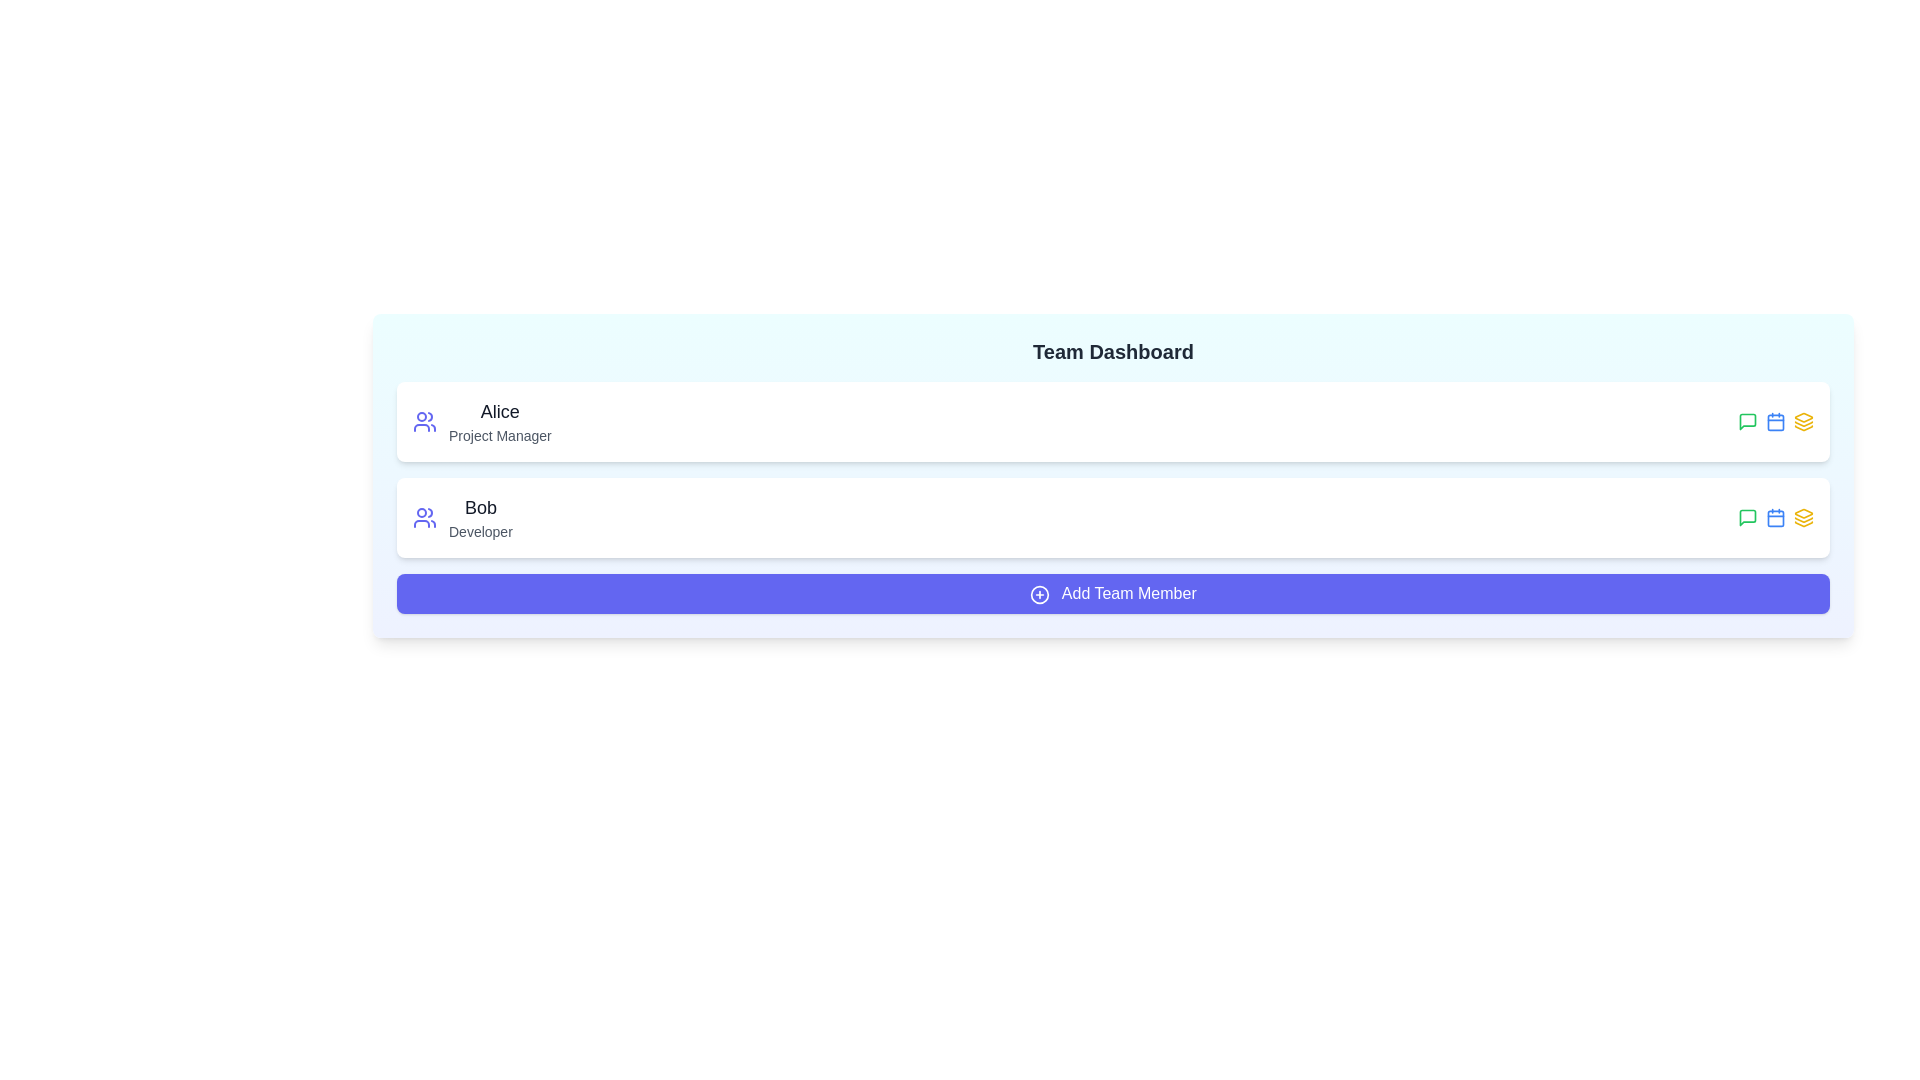 The width and height of the screenshot is (1920, 1080). Describe the element at coordinates (500, 411) in the screenshot. I see `the text label representing the name 'Alice' in the user list, which serves as a visual identifier within the first user card` at that location.